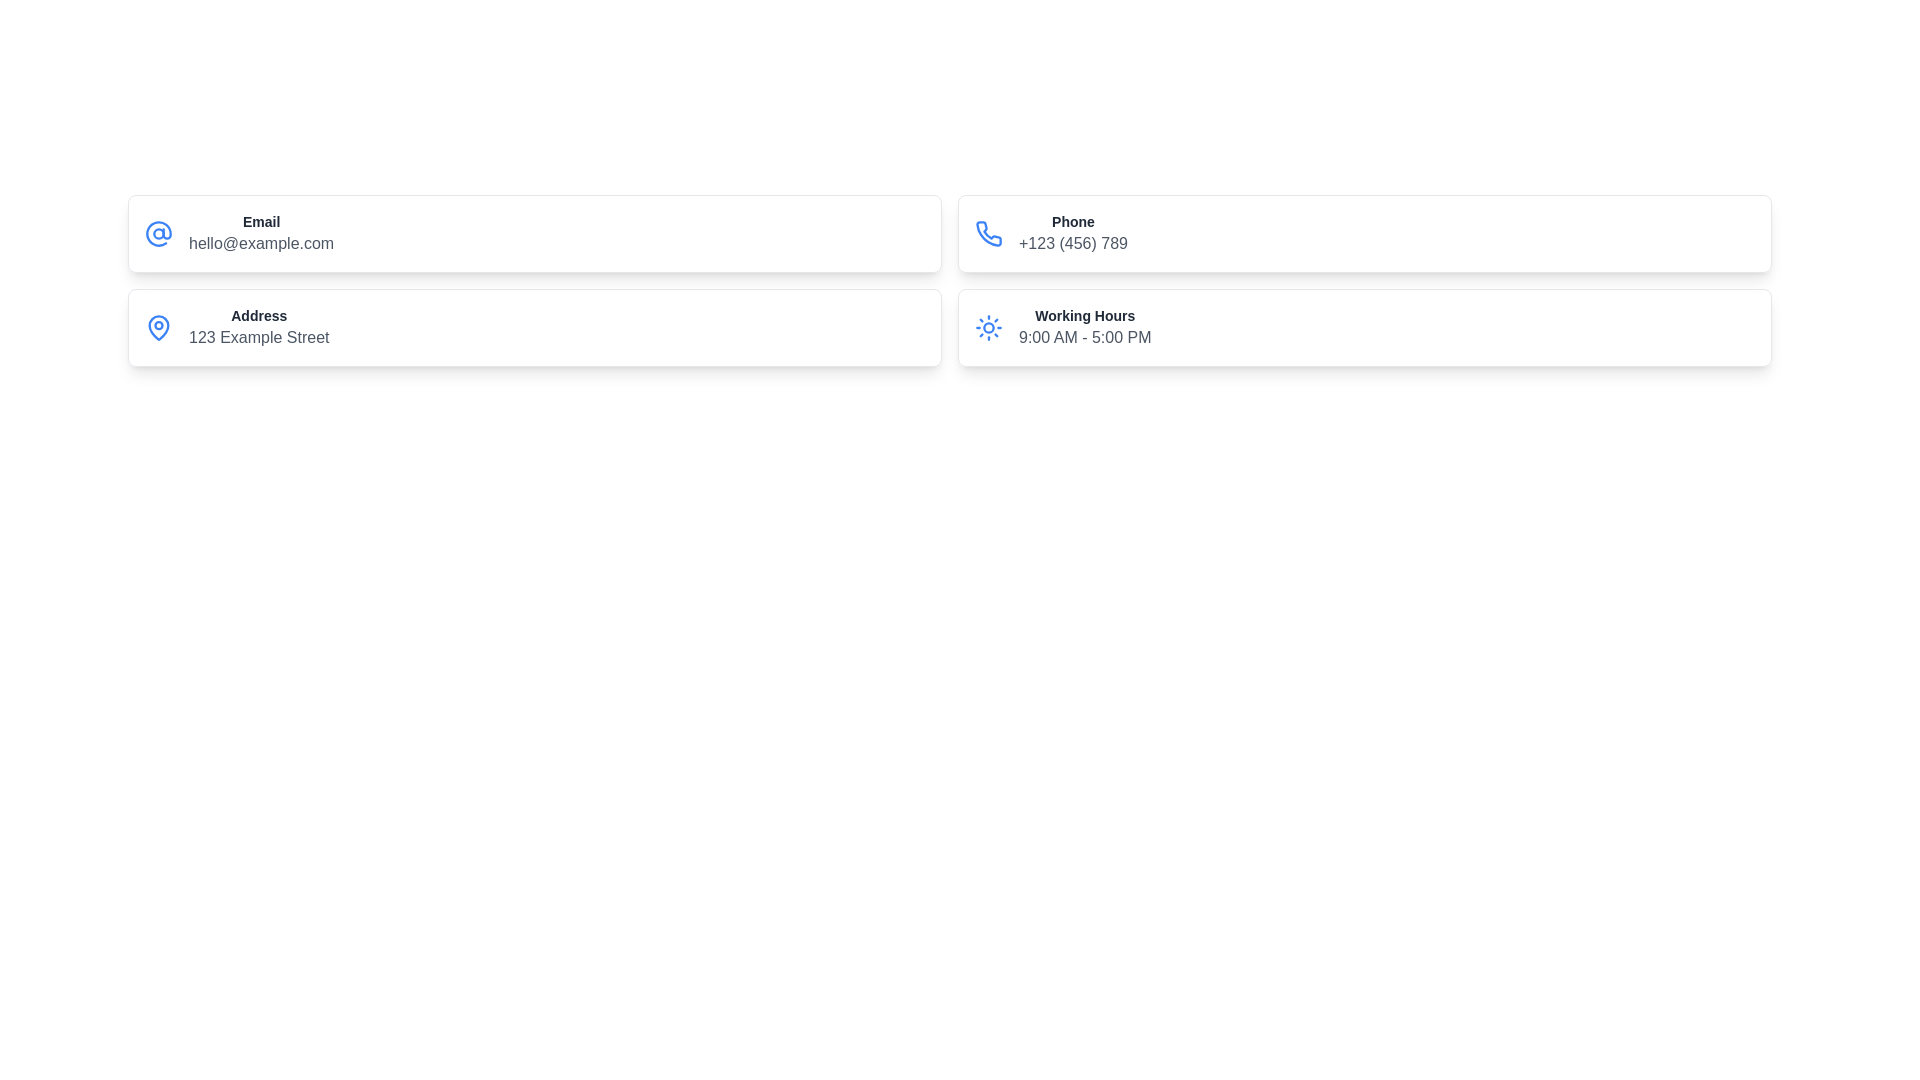  What do you see at coordinates (988, 233) in the screenshot?
I see `the contact information icon located at the far left of the card, which serves as an identifier for the associated phone number` at bounding box center [988, 233].